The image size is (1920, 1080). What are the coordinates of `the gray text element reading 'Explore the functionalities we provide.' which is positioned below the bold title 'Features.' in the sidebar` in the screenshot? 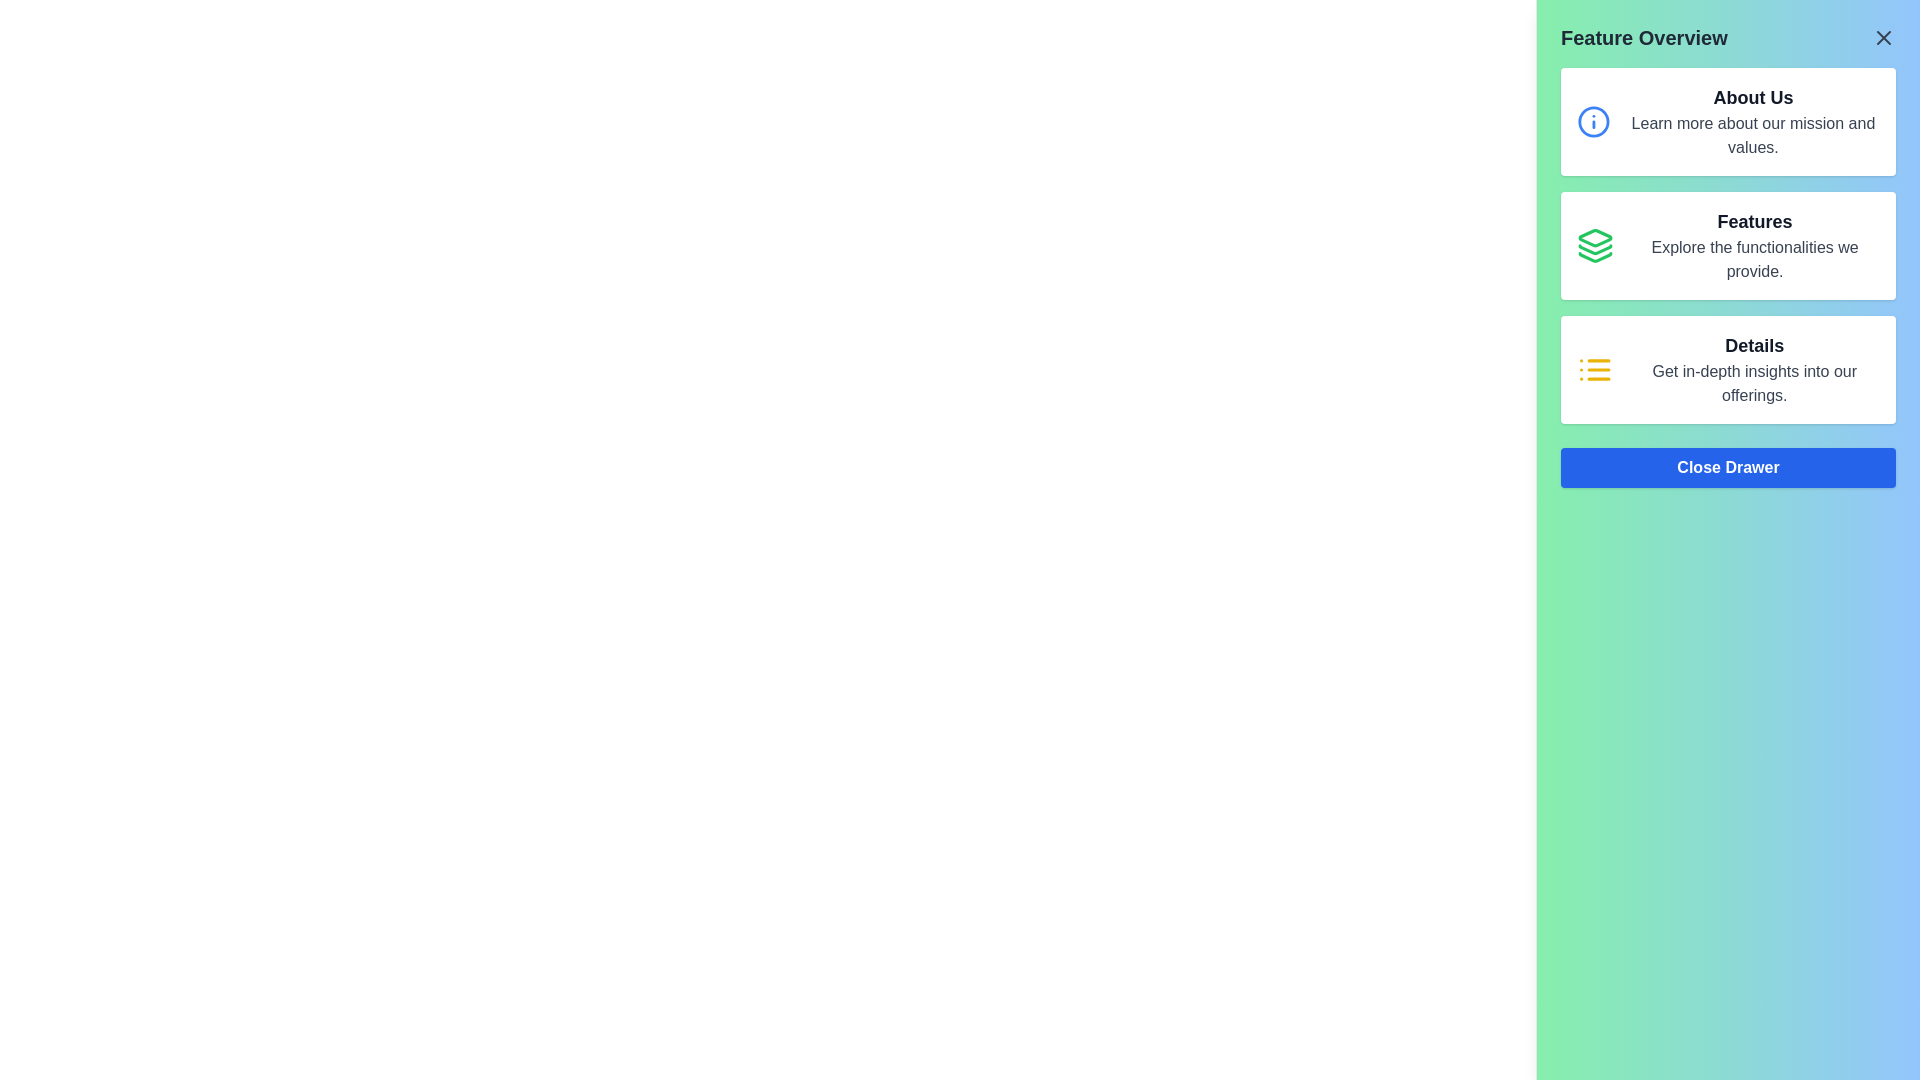 It's located at (1754, 258).